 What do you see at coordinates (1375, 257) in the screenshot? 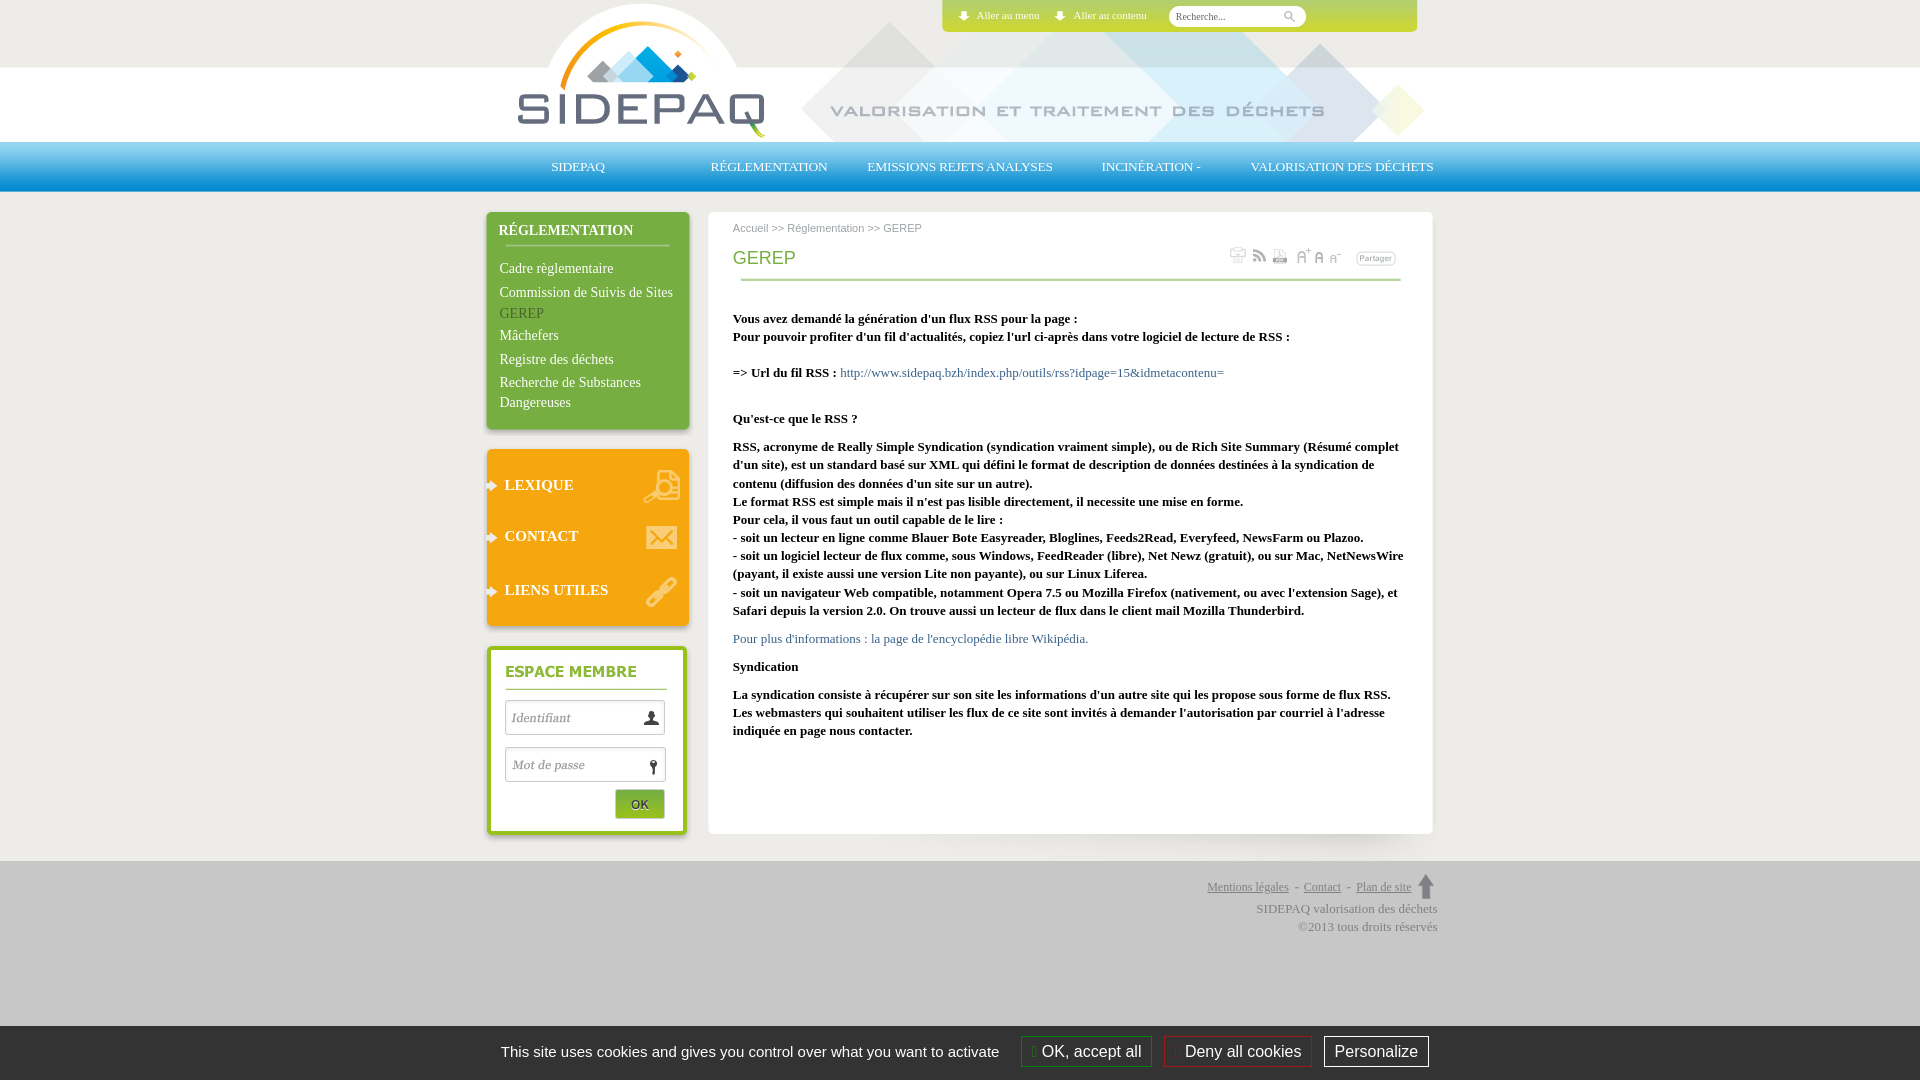
I see `'Partager'` at bounding box center [1375, 257].